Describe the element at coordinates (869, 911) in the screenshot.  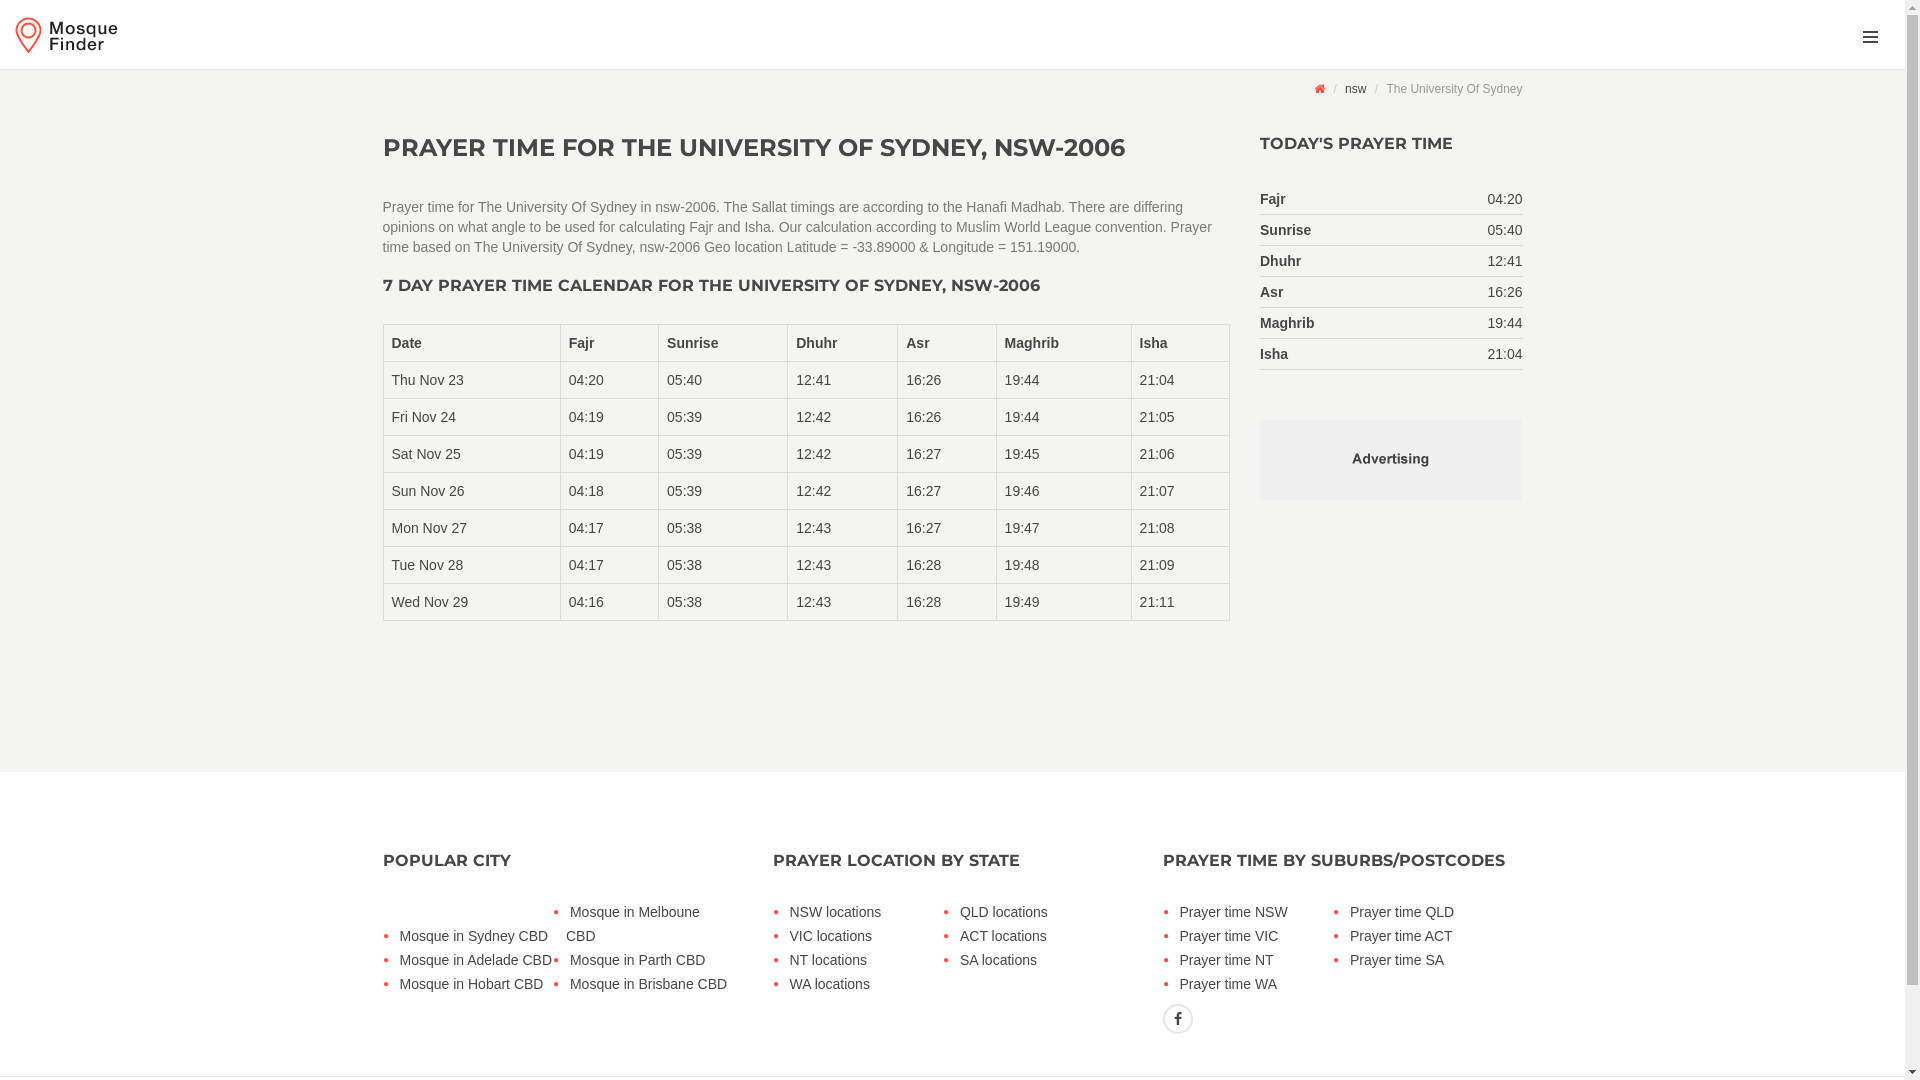
I see `'NSW locations'` at that location.